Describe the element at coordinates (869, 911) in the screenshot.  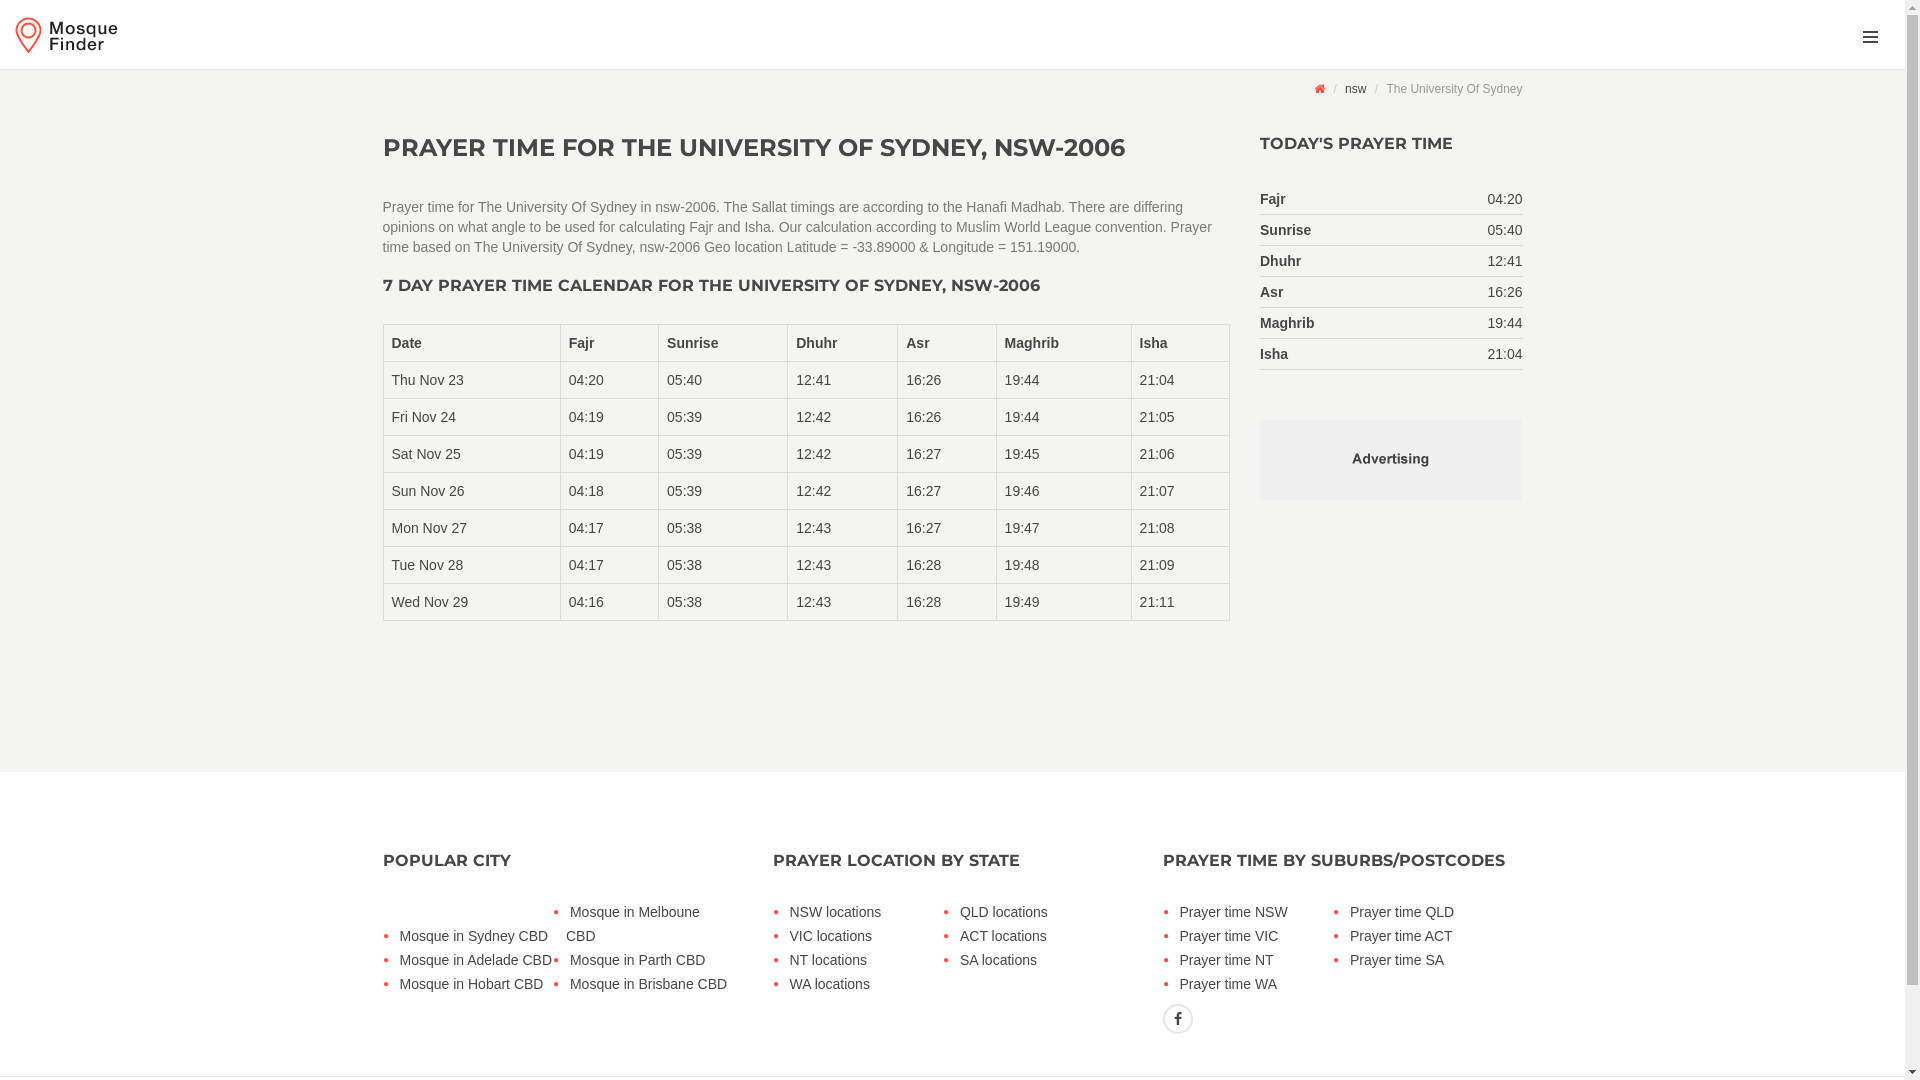
I see `'NSW locations'` at that location.